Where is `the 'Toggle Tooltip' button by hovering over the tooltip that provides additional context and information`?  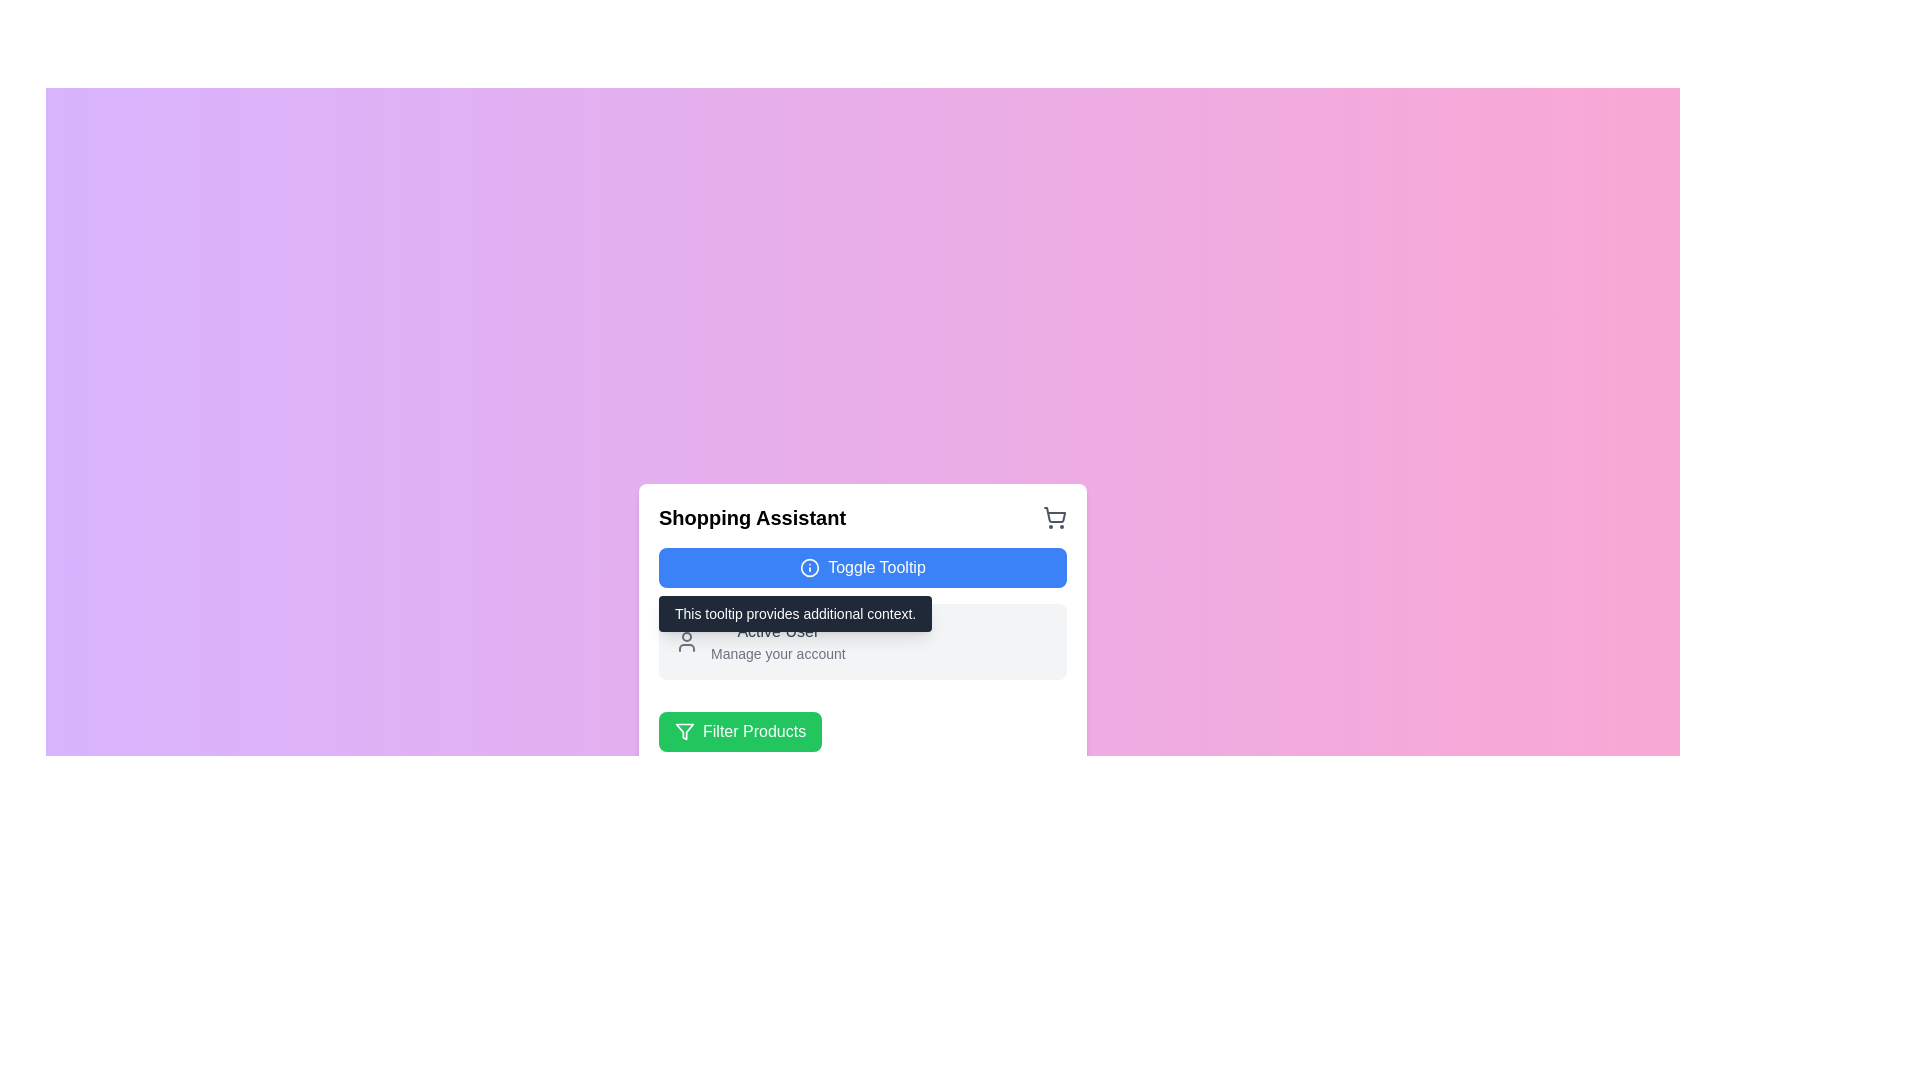 the 'Toggle Tooltip' button by hovering over the tooltip that provides additional context and information is located at coordinates (863, 627).